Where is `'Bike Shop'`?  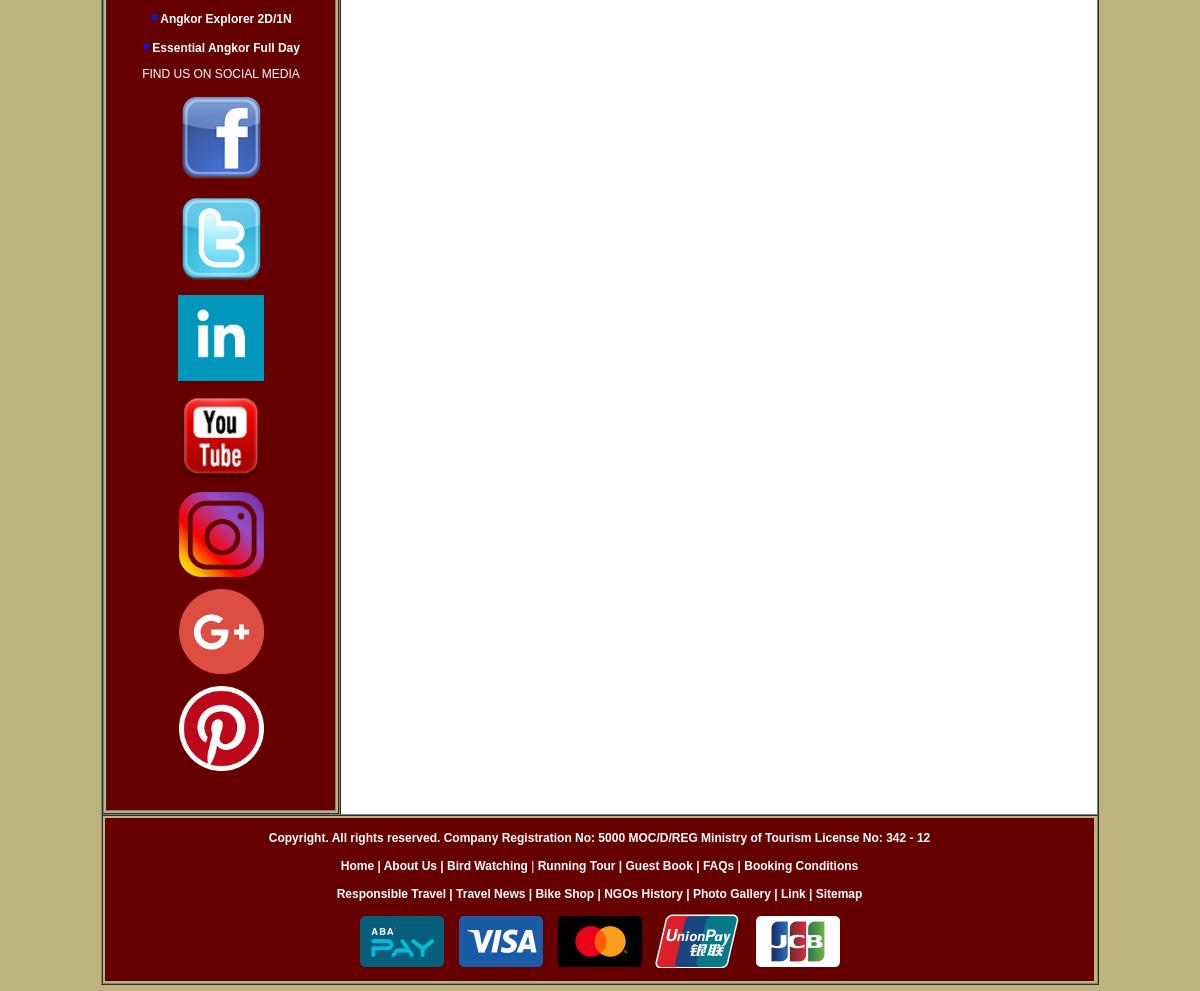 'Bike Shop' is located at coordinates (563, 893).